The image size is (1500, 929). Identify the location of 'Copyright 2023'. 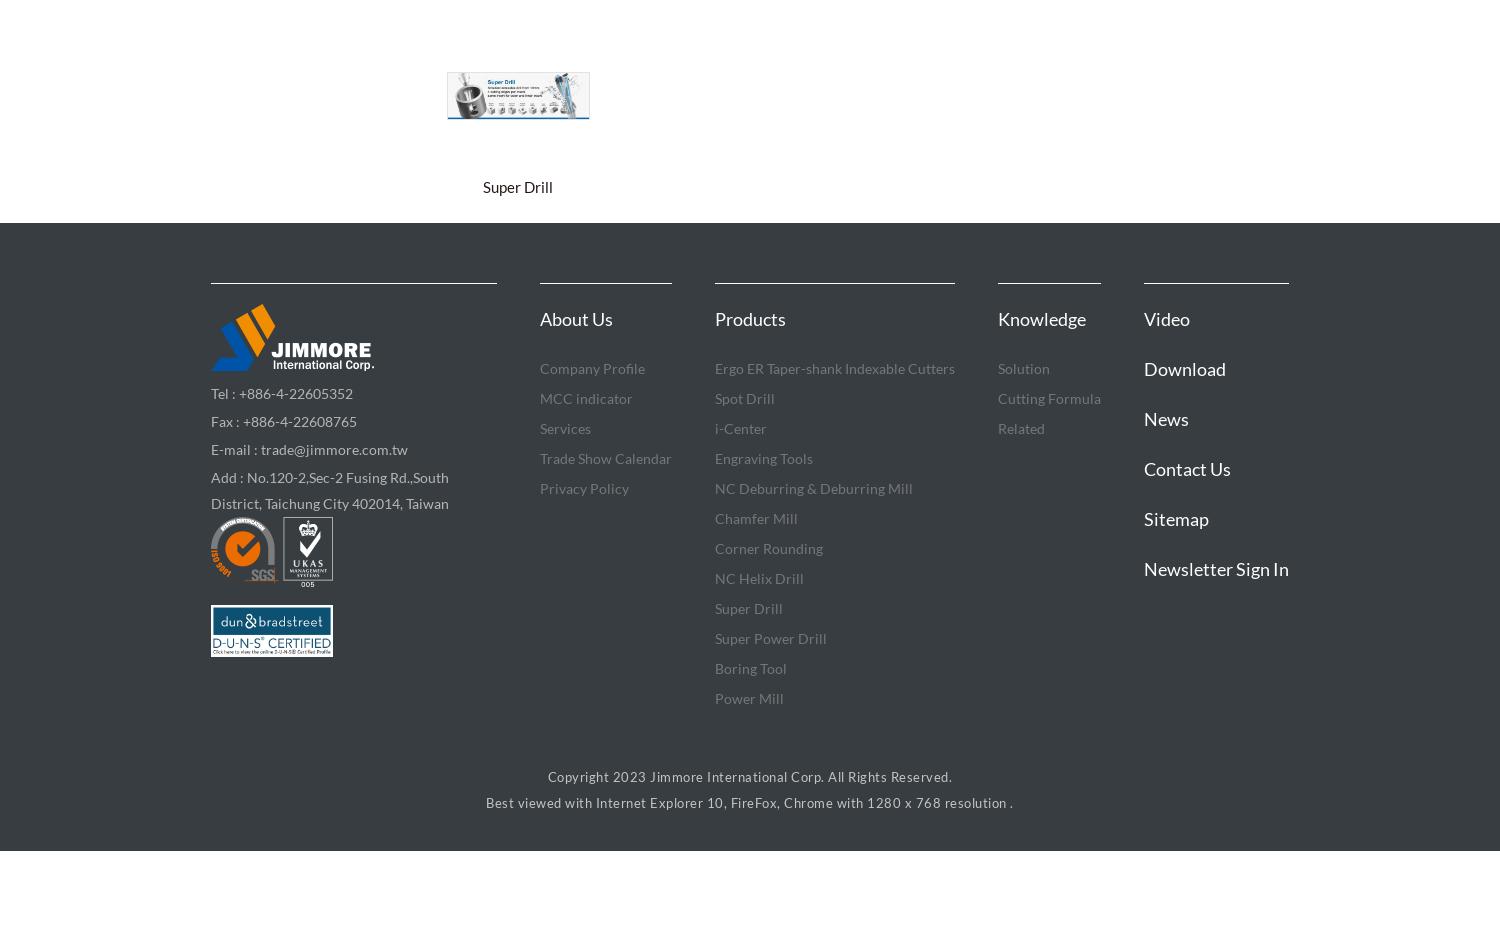
(597, 776).